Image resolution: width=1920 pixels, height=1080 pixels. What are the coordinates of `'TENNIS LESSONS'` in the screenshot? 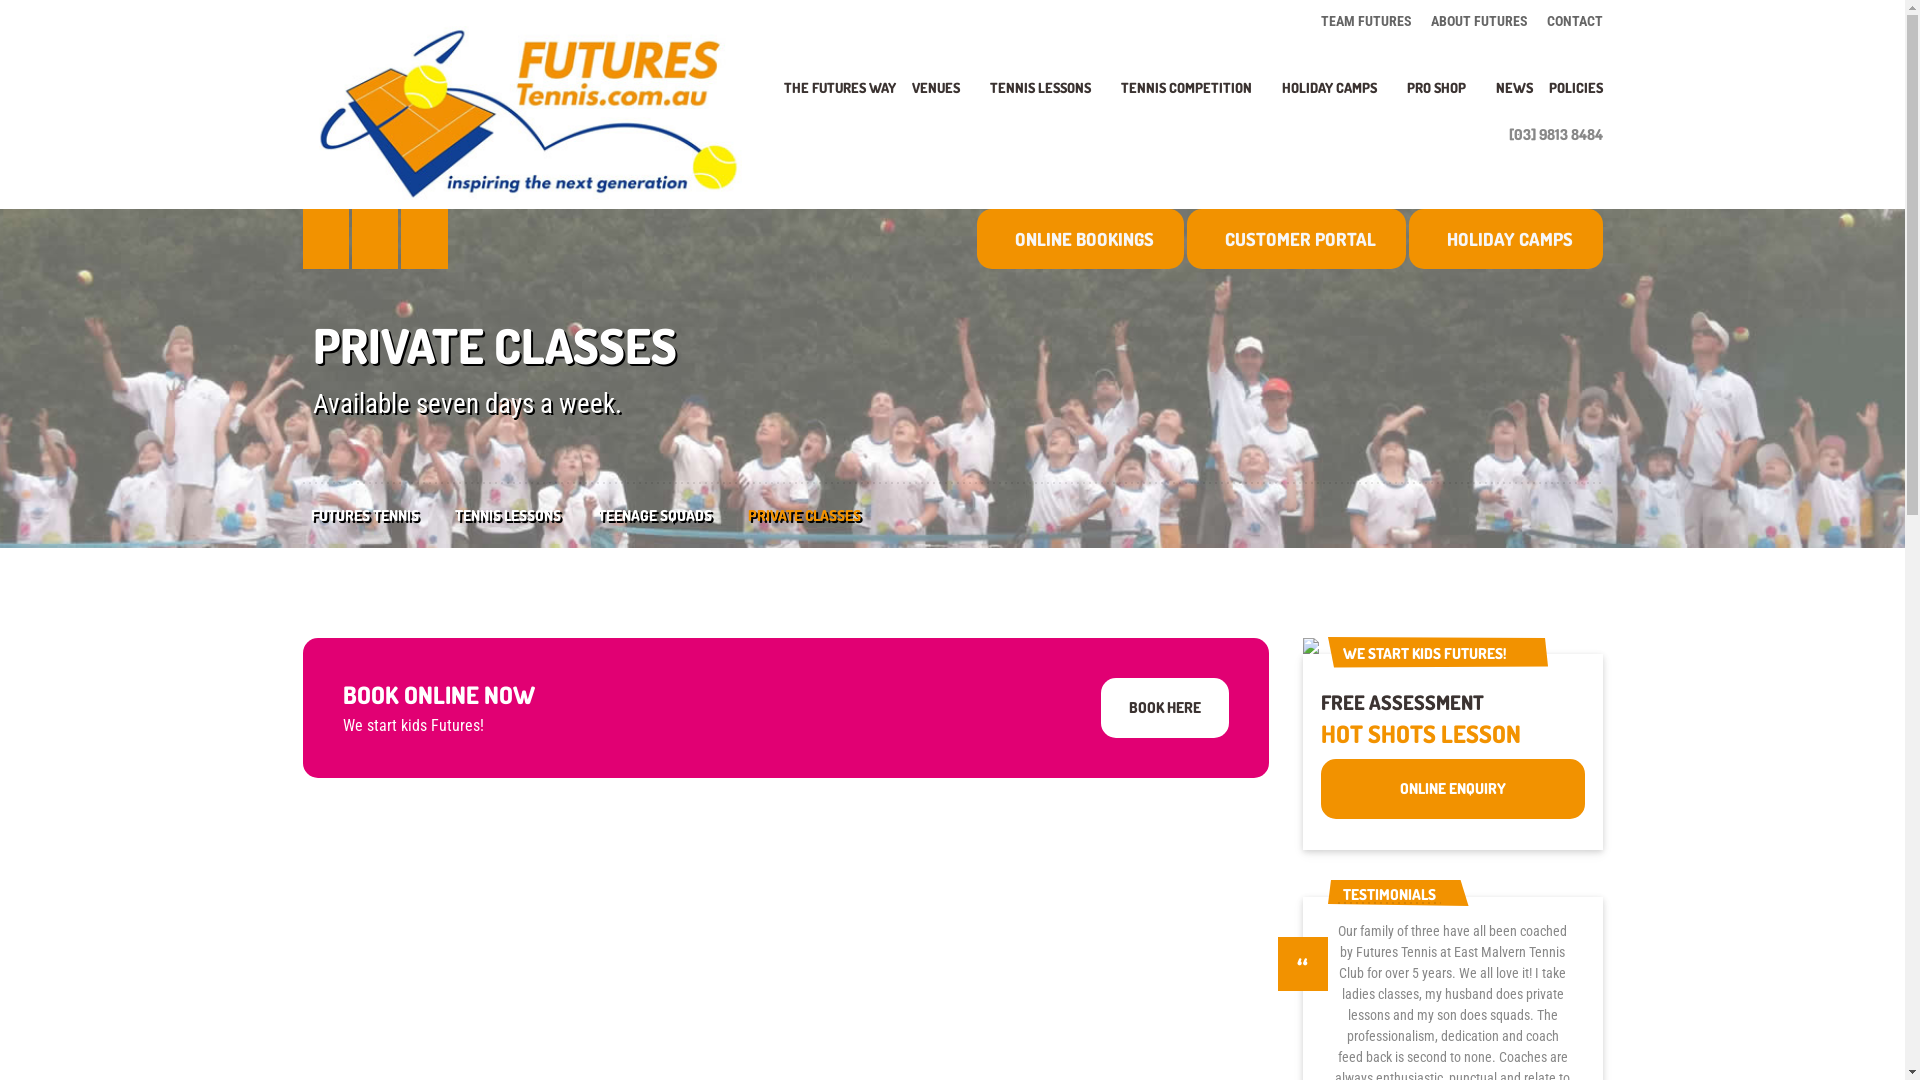 It's located at (526, 514).